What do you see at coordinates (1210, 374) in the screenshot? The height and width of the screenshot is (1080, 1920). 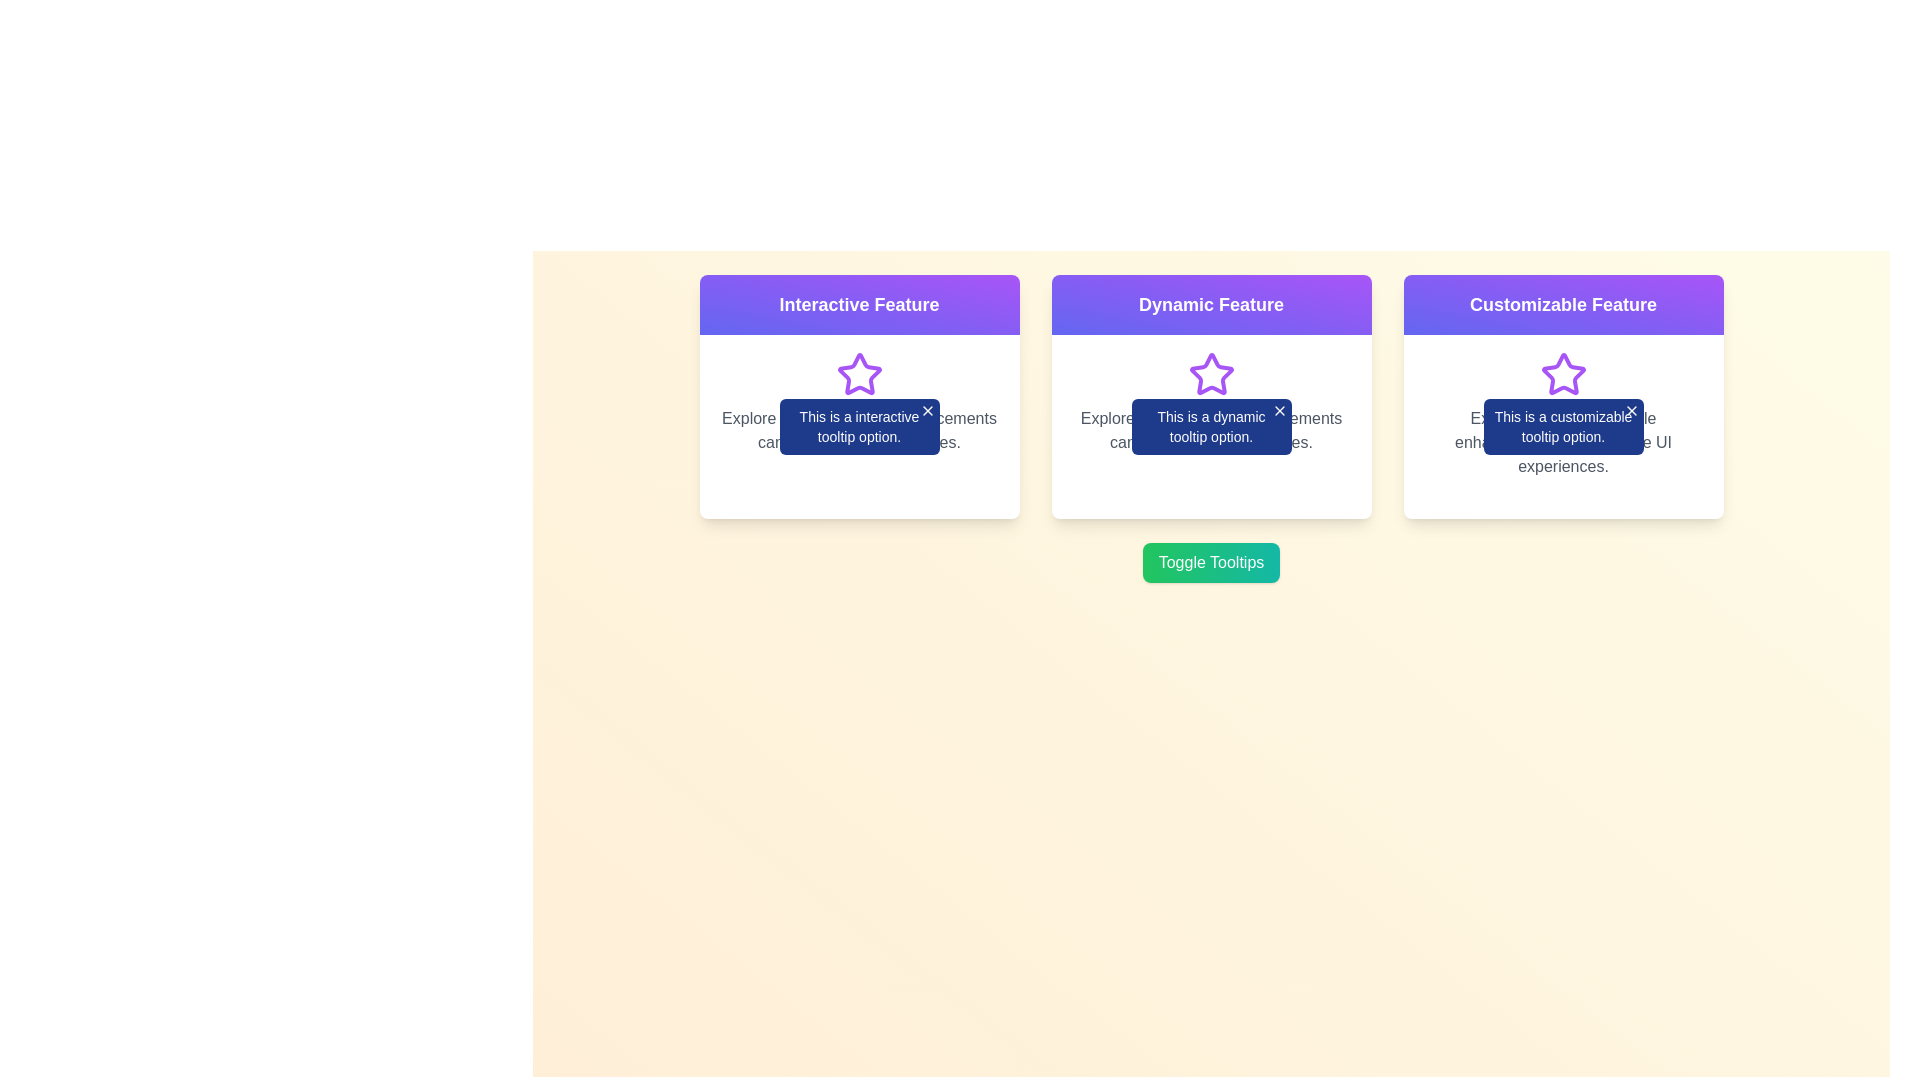 I see `the prominent purple star icon with a hollow center located within the 'Dynamic Feature' card, positioned above the descriptive text and below the heading text` at bounding box center [1210, 374].